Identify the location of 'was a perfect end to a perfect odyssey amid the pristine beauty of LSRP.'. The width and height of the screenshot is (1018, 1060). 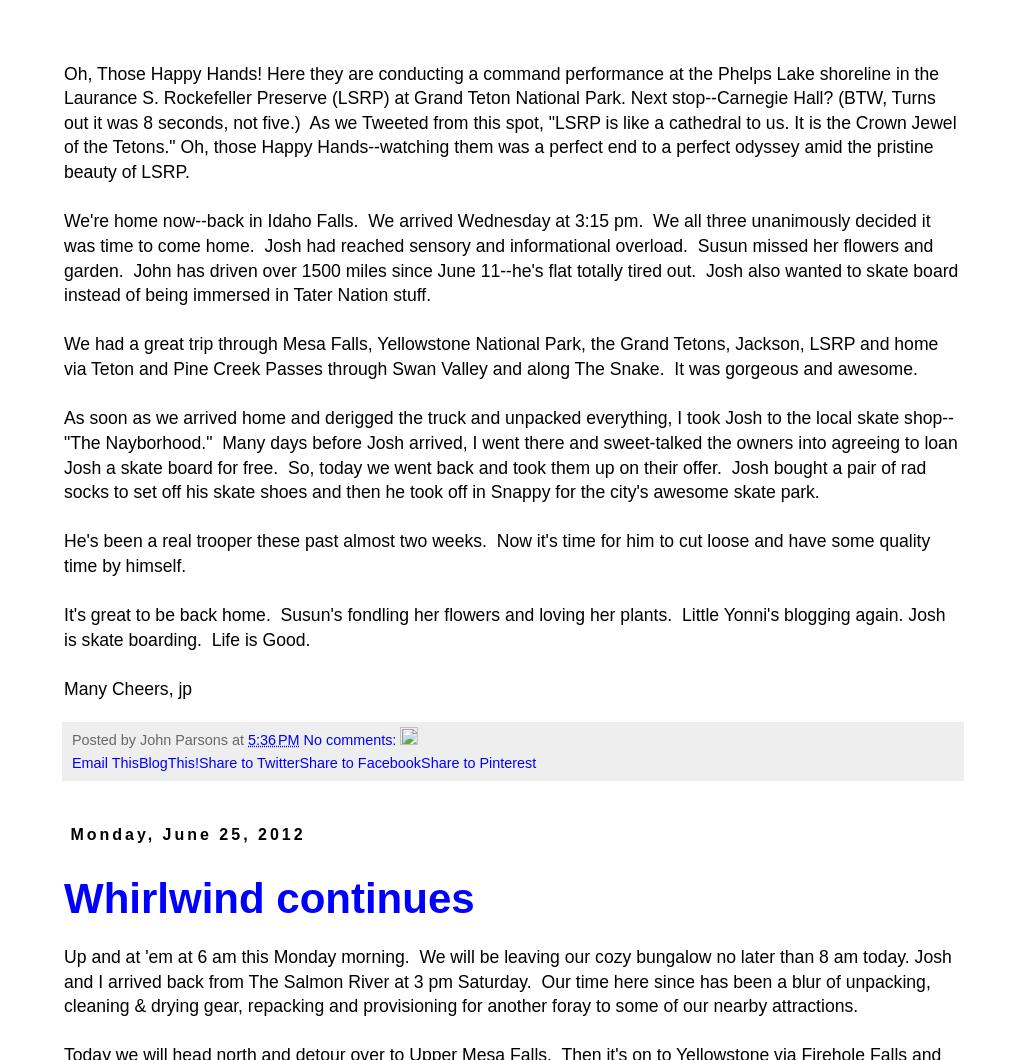
(498, 158).